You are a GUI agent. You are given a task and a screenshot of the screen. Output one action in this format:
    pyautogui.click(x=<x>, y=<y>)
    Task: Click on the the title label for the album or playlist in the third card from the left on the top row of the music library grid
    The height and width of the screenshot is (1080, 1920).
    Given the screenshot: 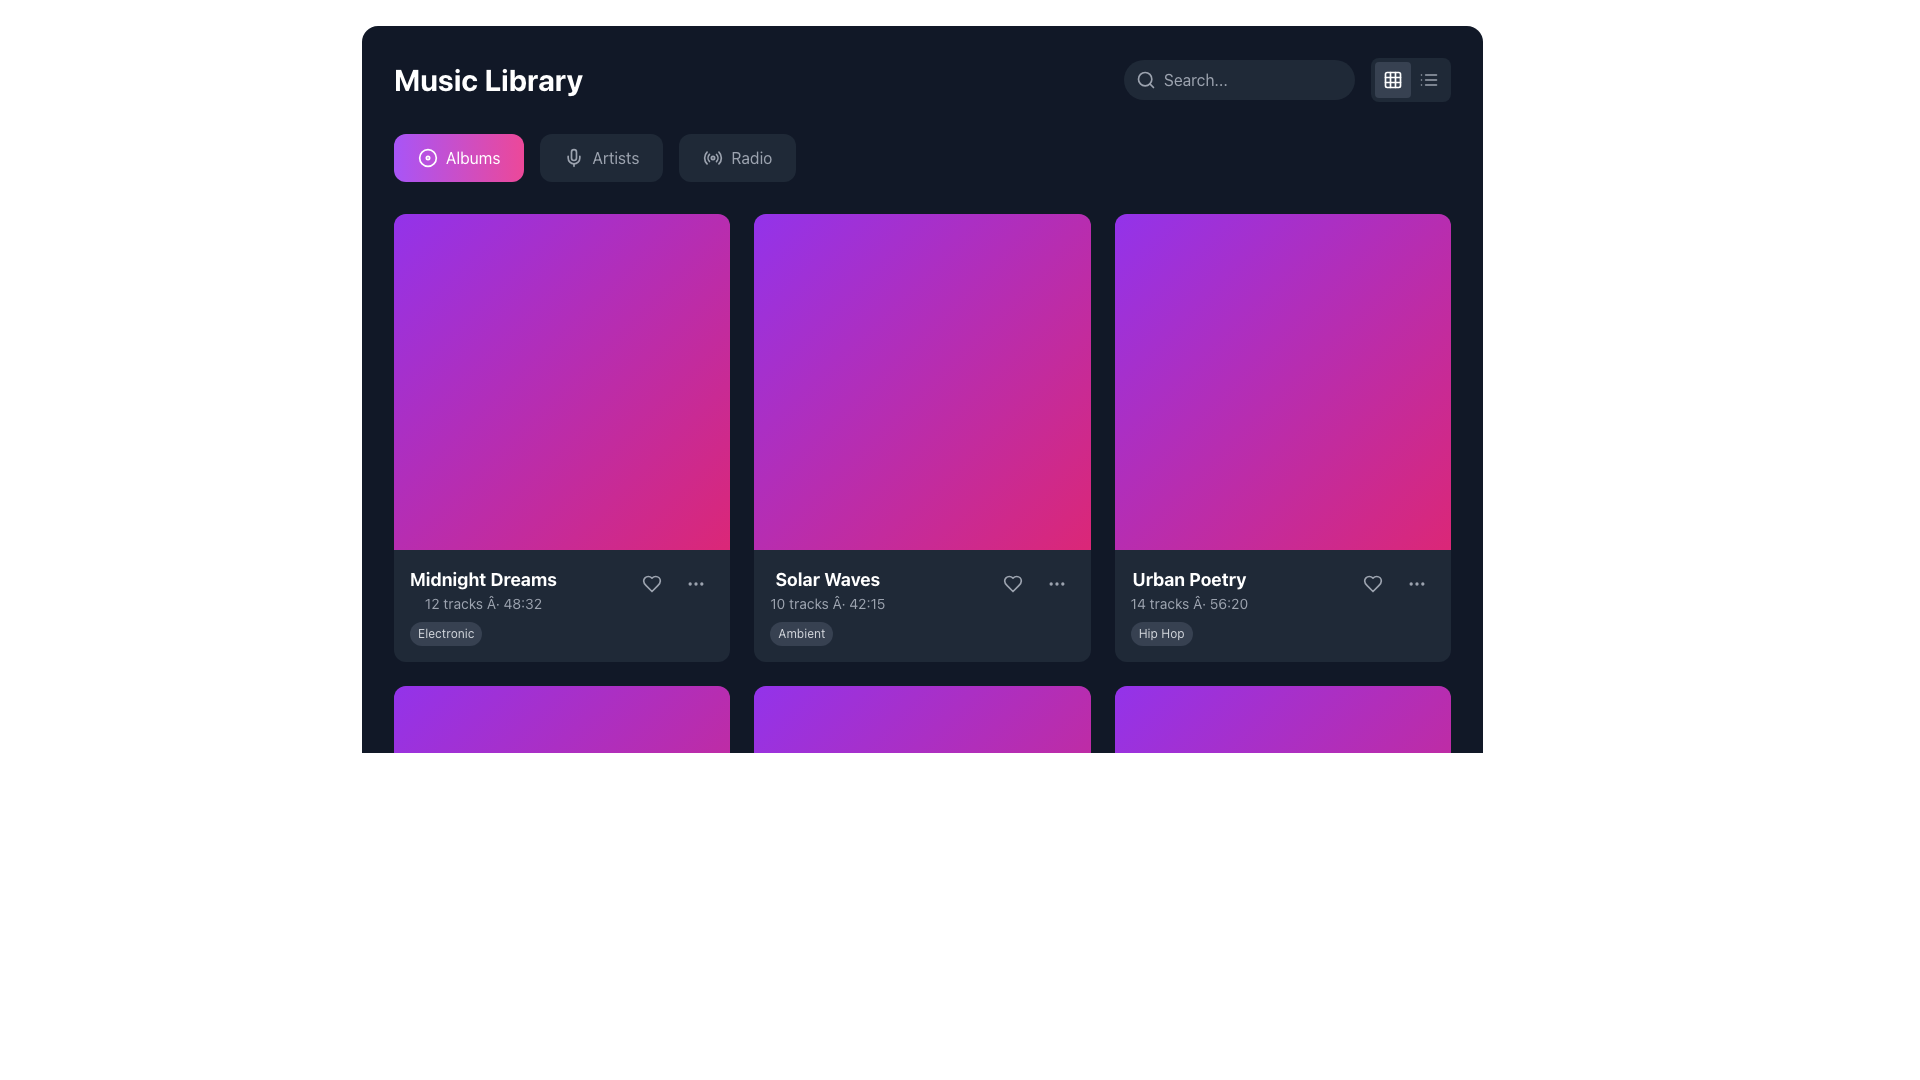 What is the action you would take?
    pyautogui.click(x=1189, y=580)
    